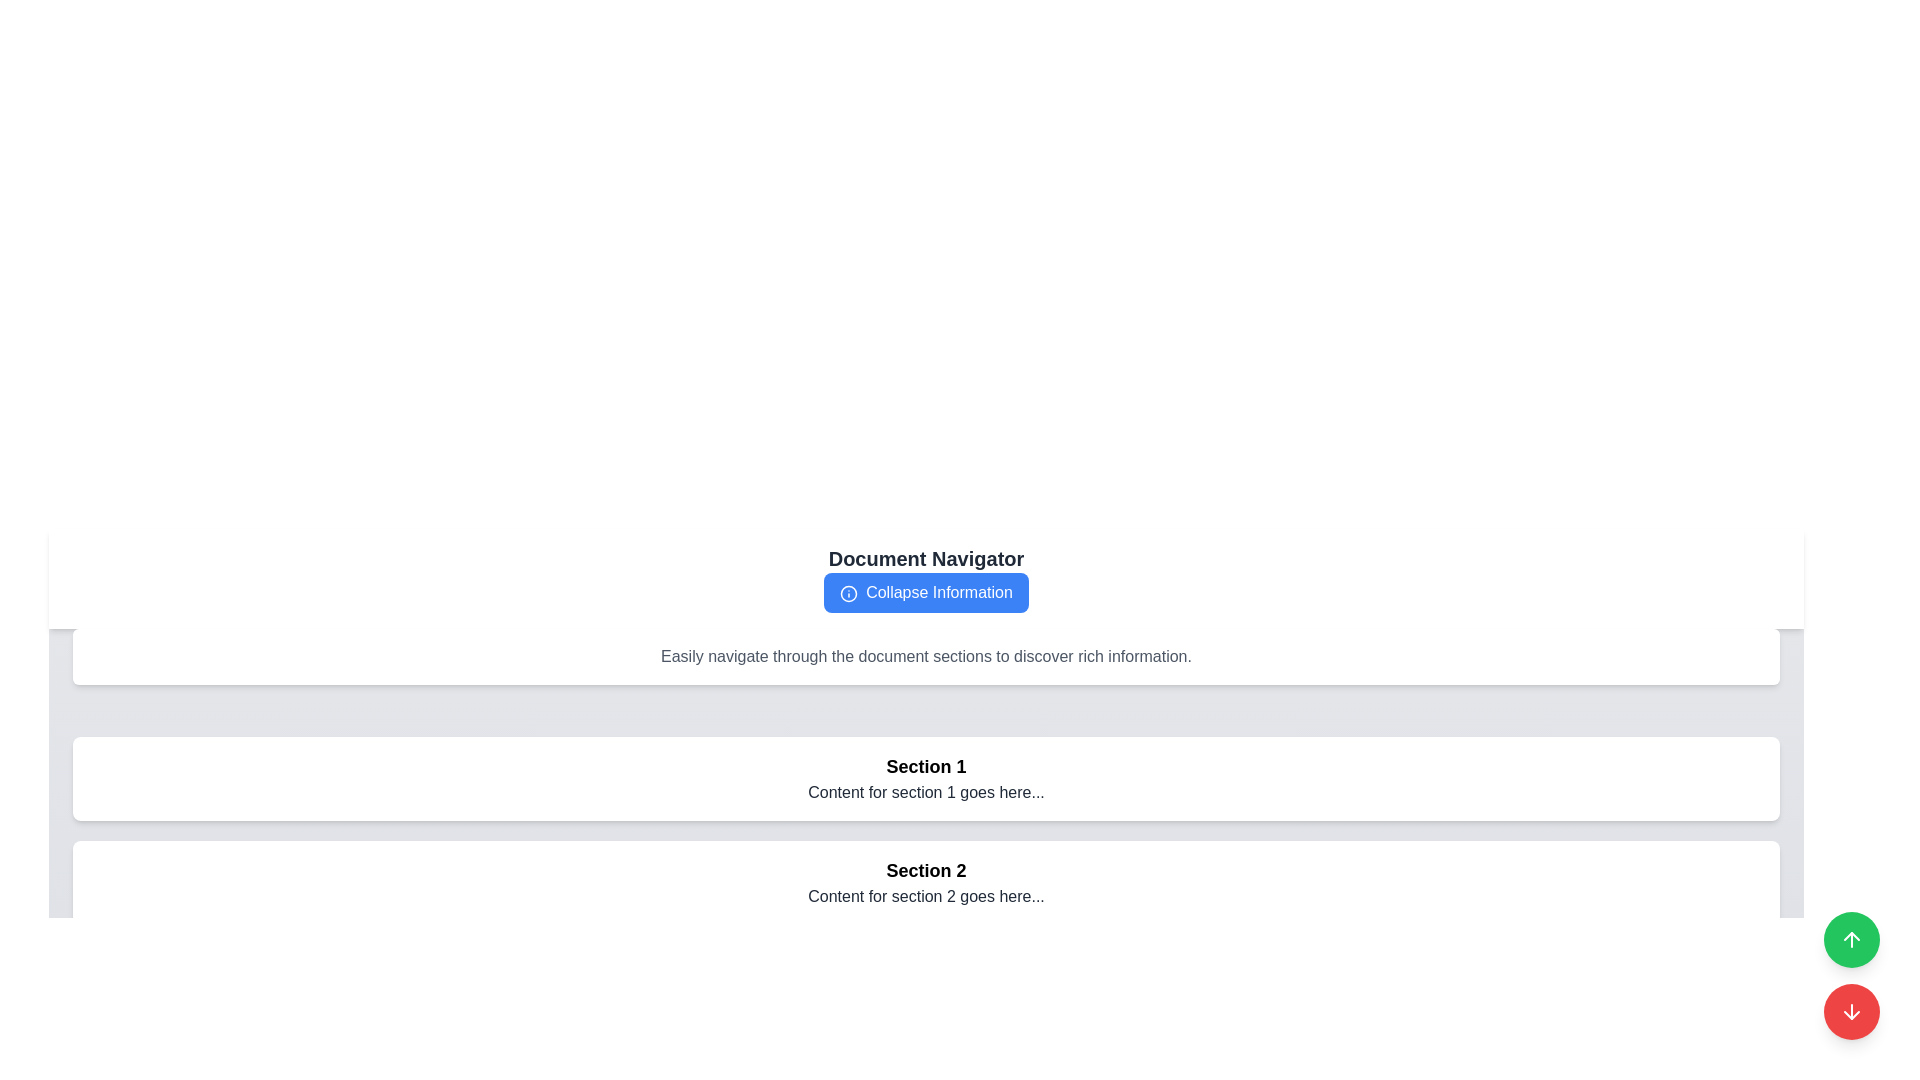 The height and width of the screenshot is (1080, 1920). What do you see at coordinates (849, 592) in the screenshot?
I see `the circular graphic within the SVG icon that indicates 'Collapse Information' located next to the text in the header` at bounding box center [849, 592].